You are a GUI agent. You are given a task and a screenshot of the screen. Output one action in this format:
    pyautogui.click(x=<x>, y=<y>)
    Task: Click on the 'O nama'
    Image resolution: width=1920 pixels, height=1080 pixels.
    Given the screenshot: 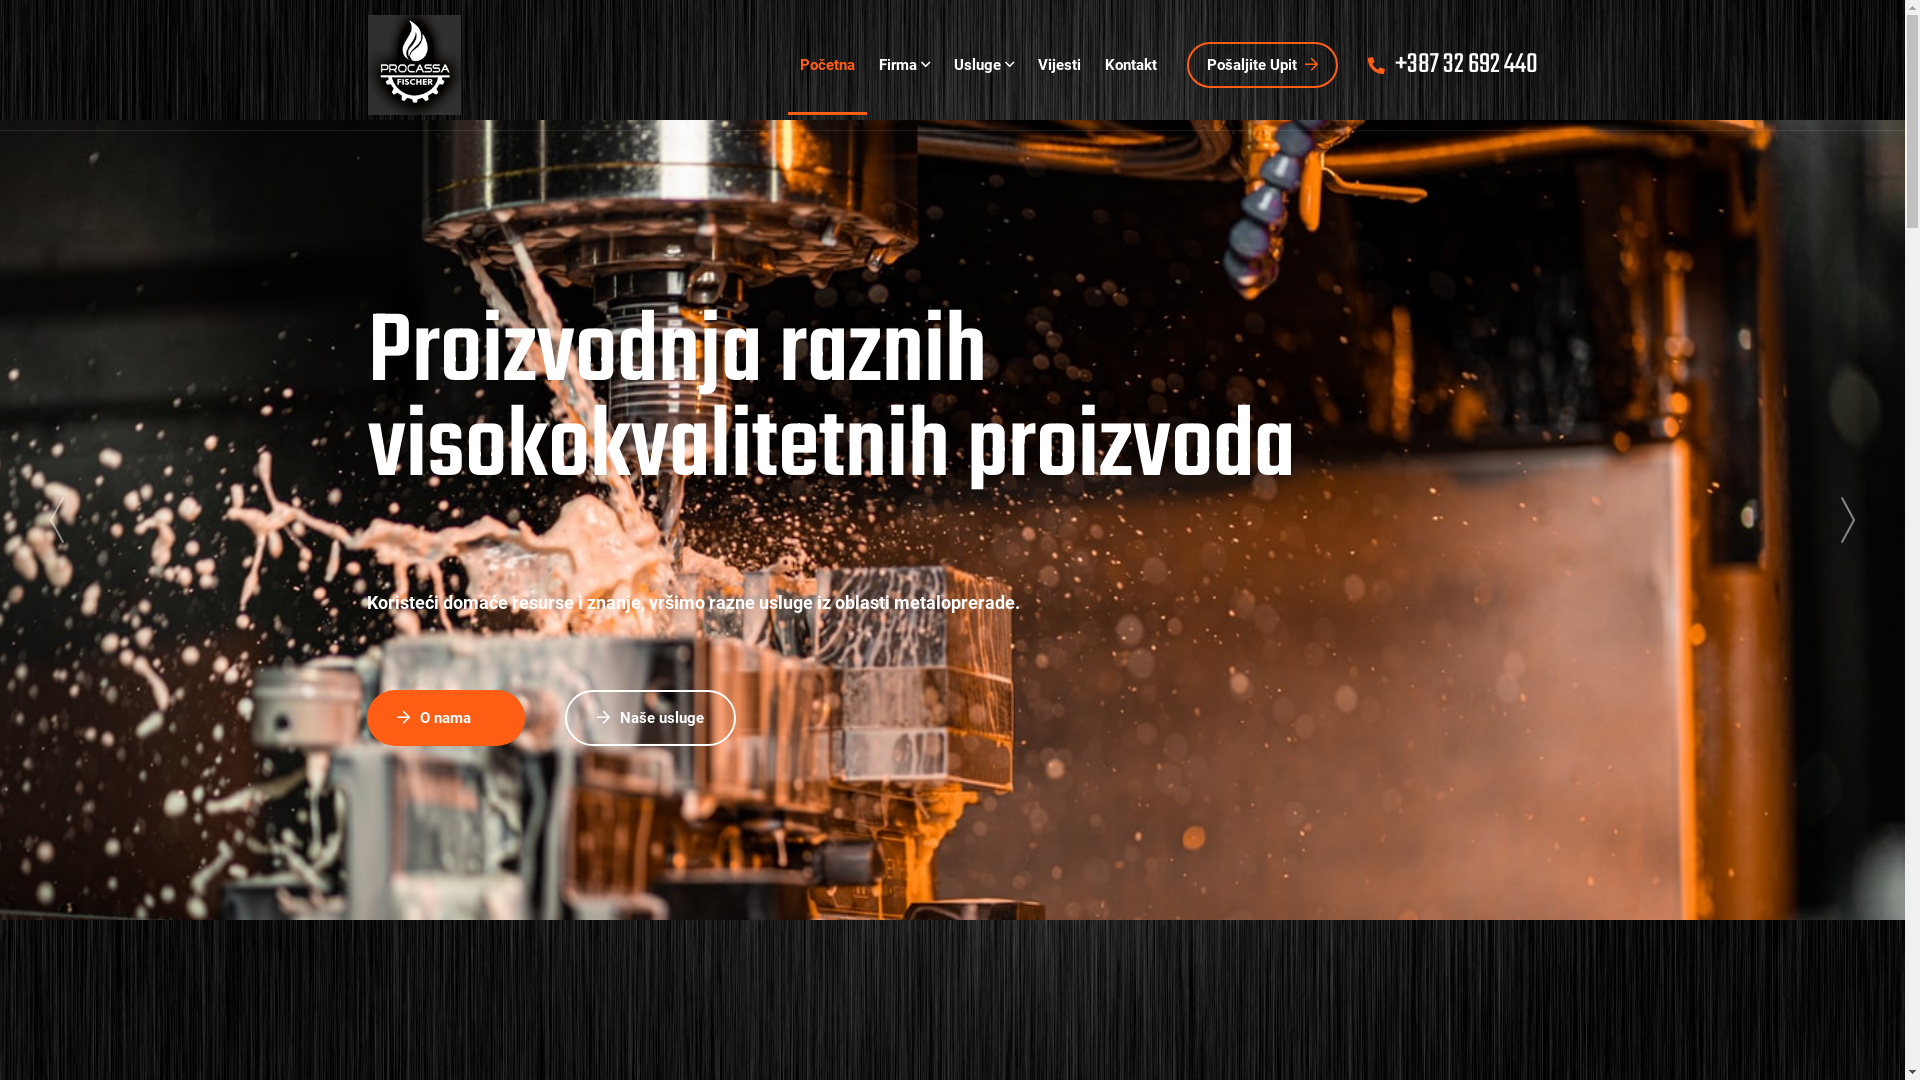 What is the action you would take?
    pyautogui.click(x=445, y=716)
    